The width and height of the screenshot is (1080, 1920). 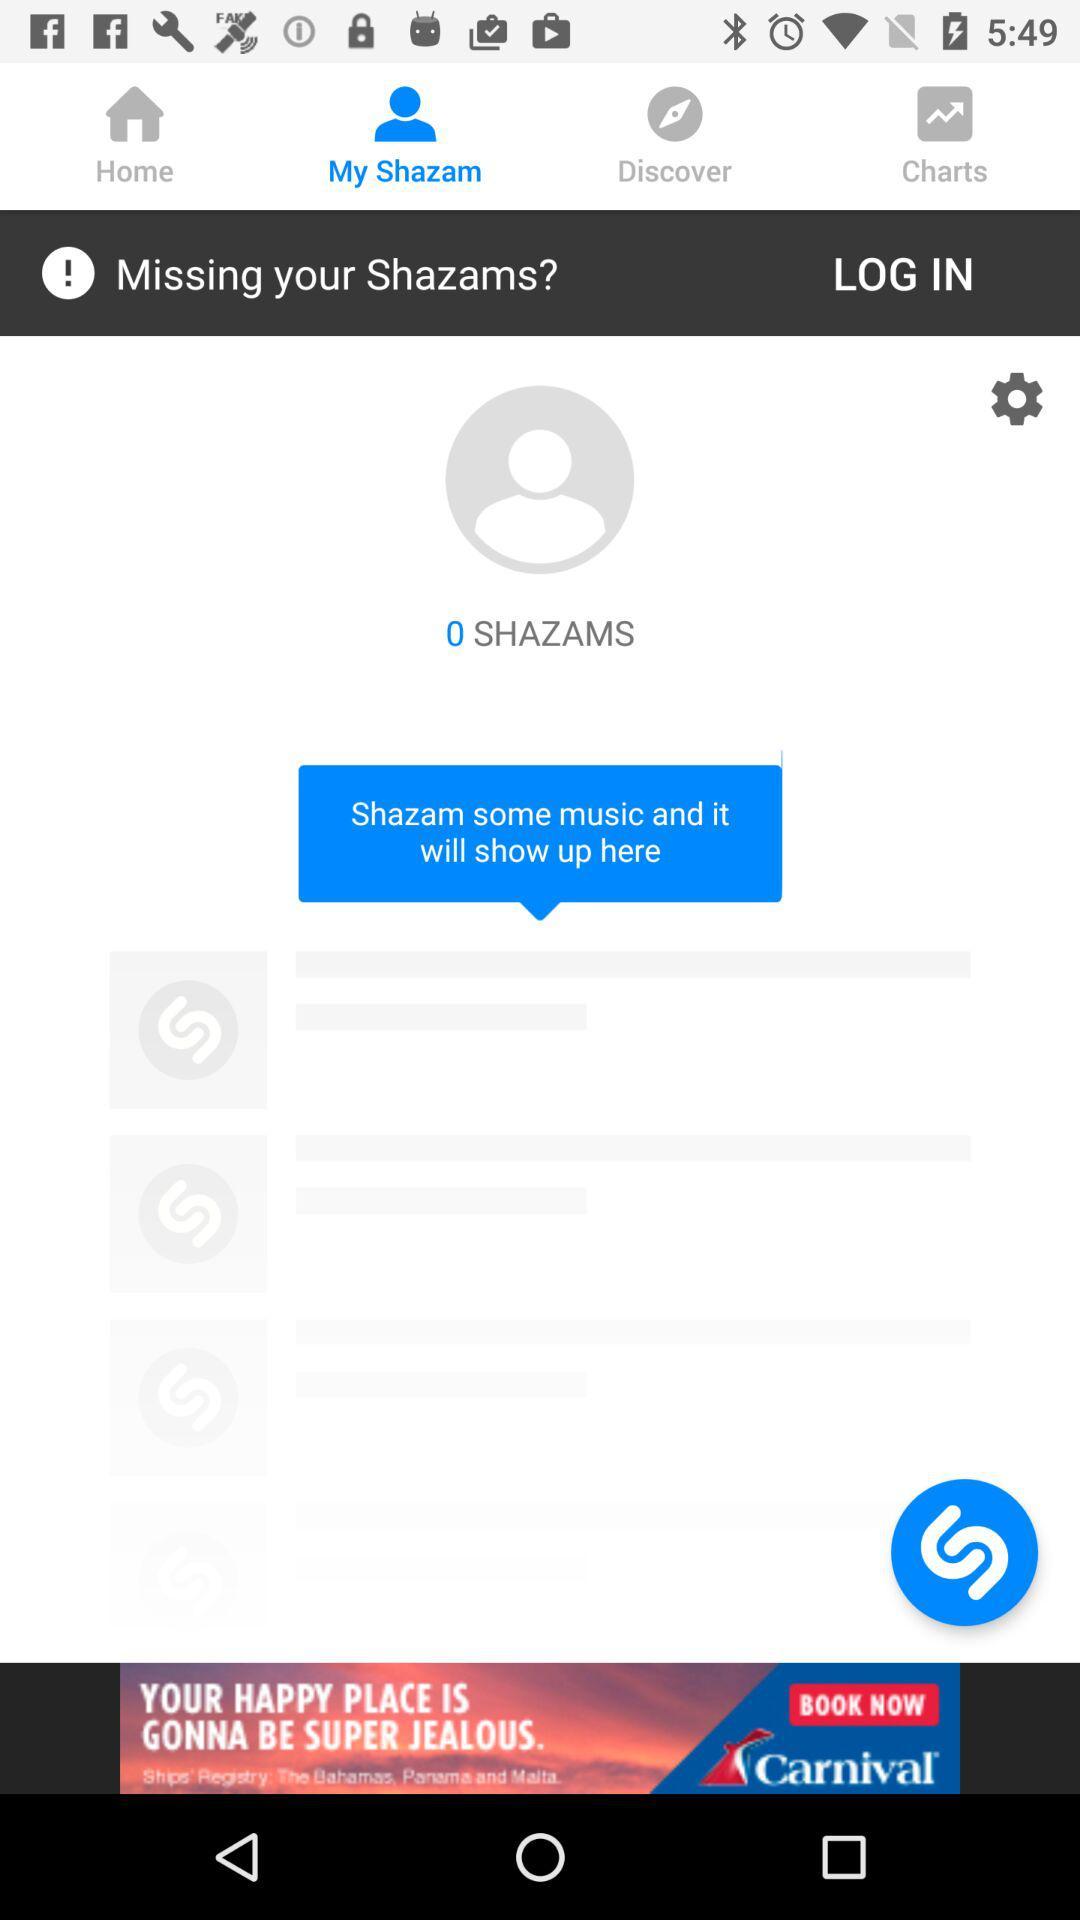 I want to click on goes to advertisement page, so click(x=540, y=1727).